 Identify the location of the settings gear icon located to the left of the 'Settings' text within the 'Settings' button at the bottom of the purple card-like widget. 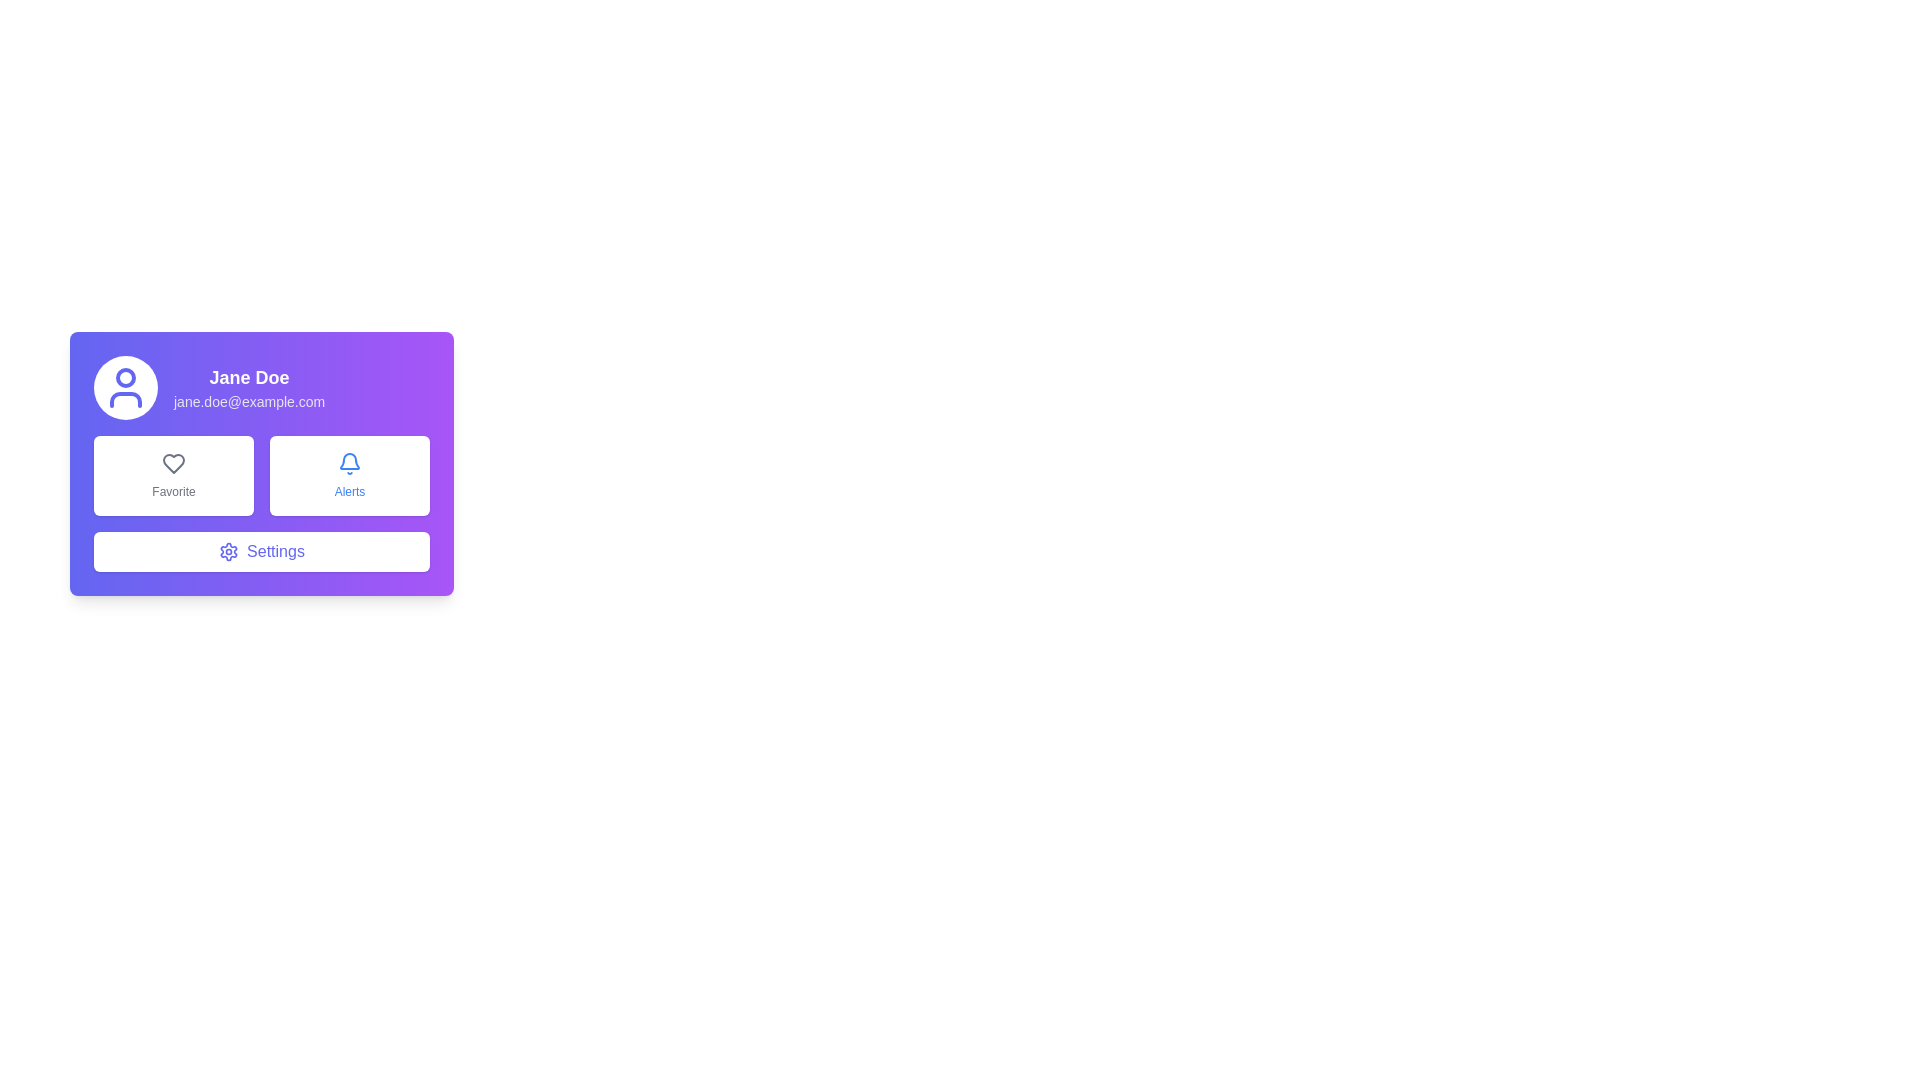
(229, 551).